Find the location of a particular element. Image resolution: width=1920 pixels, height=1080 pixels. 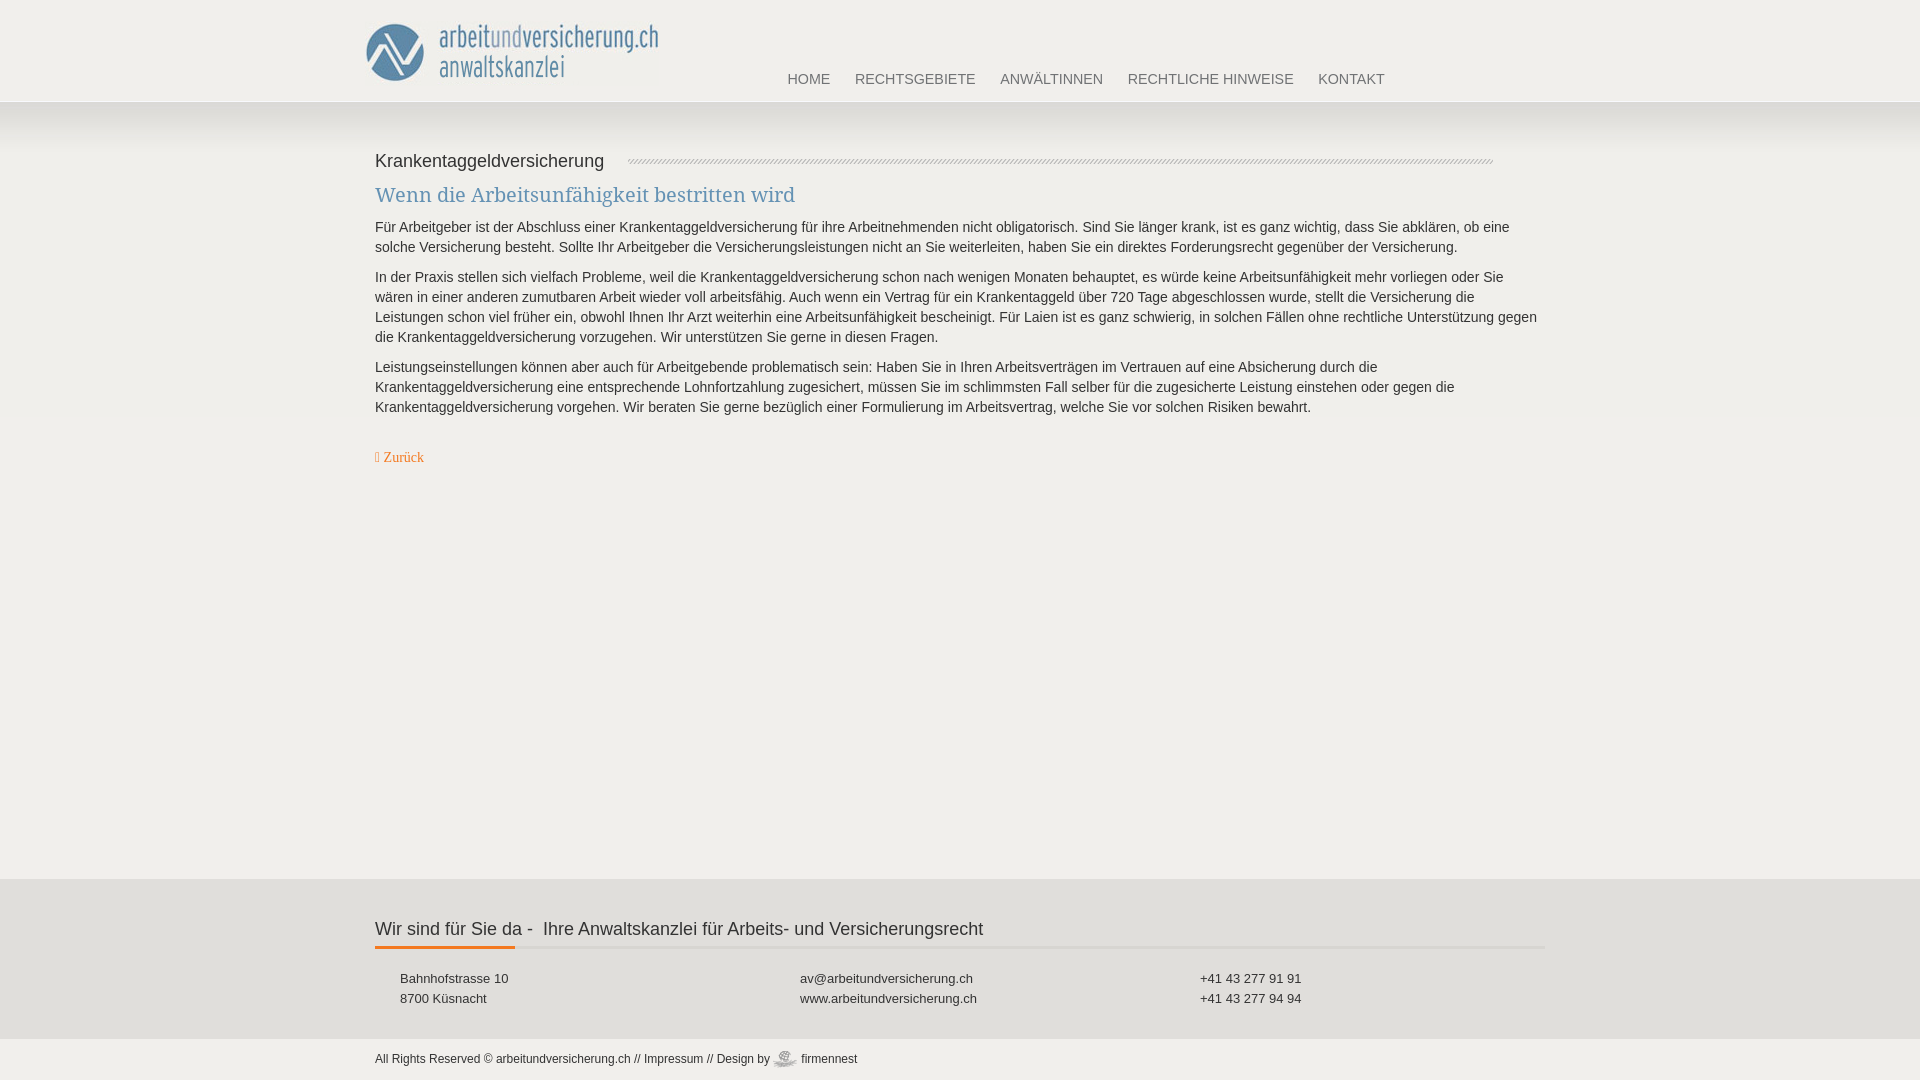

'RECHTSGEBIETE' is located at coordinates (914, 78).